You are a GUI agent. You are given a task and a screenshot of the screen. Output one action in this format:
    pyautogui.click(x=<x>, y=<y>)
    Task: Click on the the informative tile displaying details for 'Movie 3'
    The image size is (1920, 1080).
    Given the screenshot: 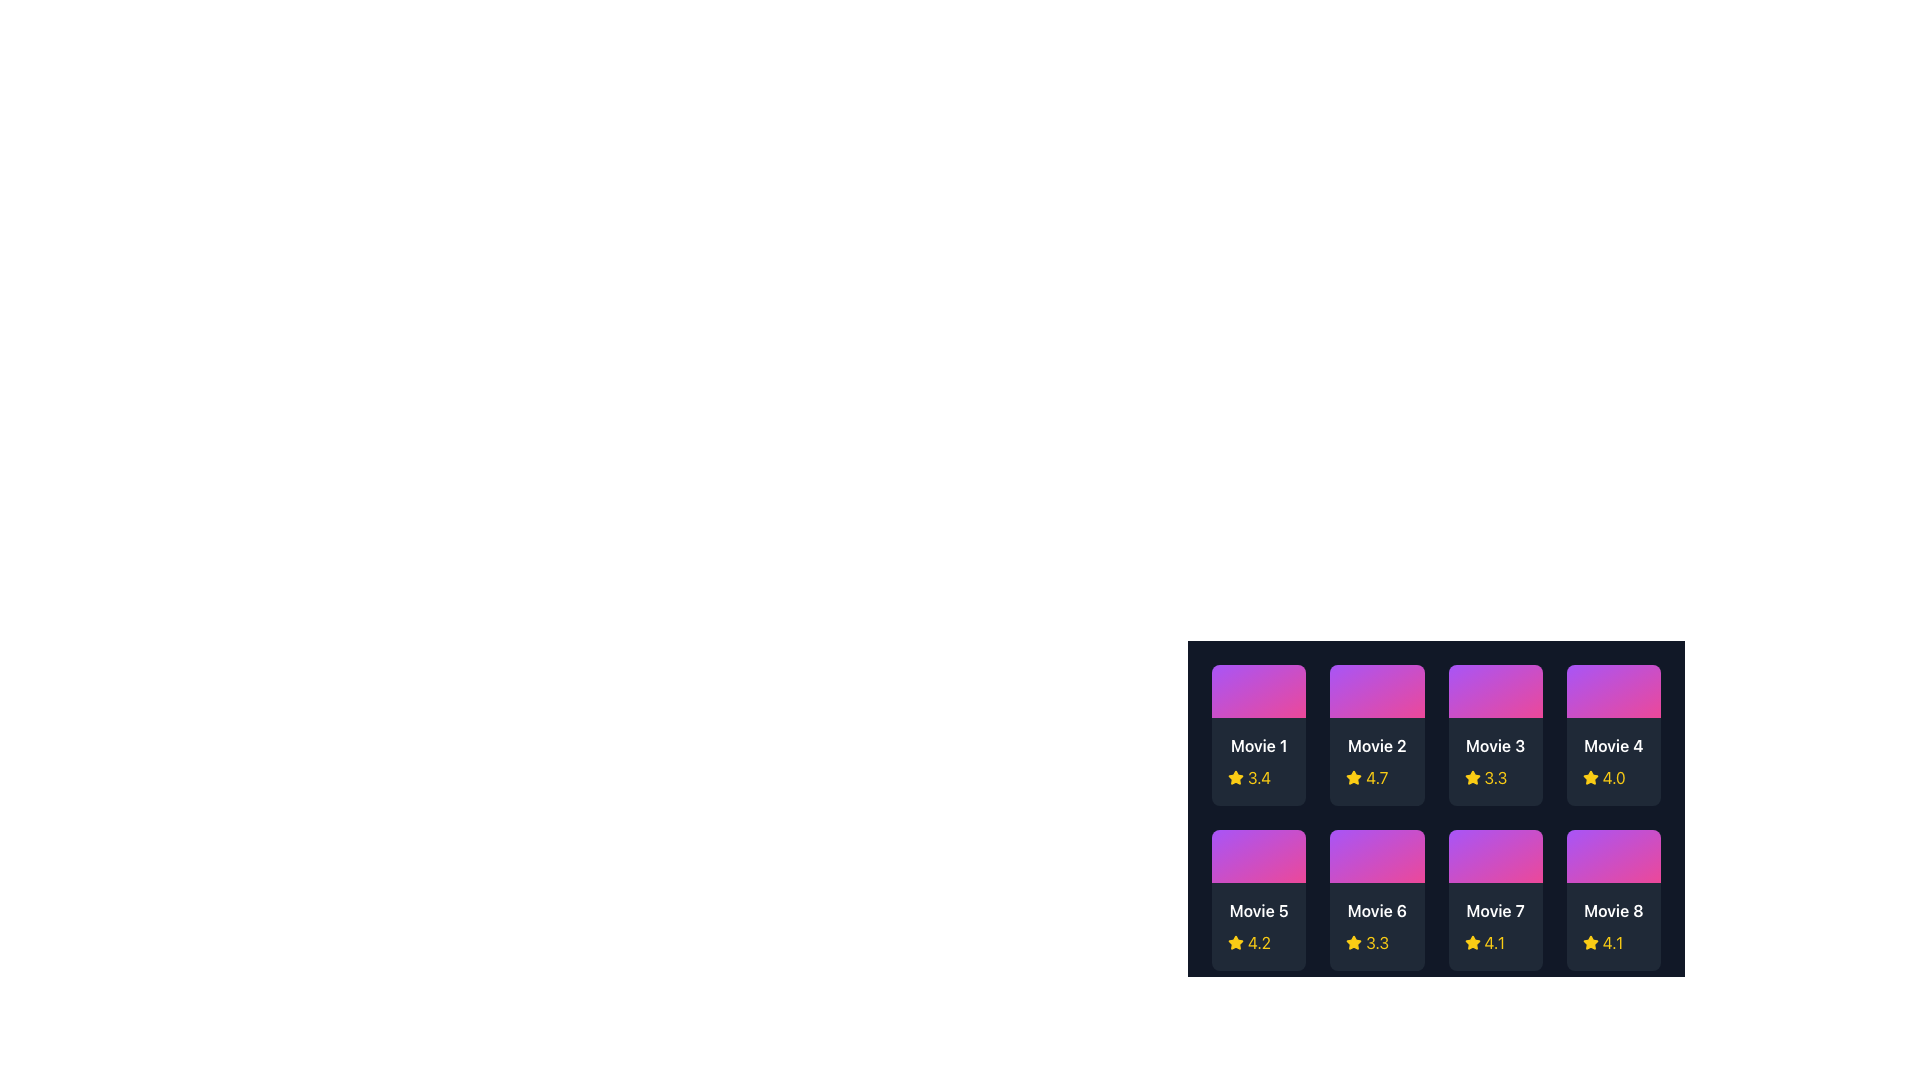 What is the action you would take?
    pyautogui.click(x=1495, y=735)
    